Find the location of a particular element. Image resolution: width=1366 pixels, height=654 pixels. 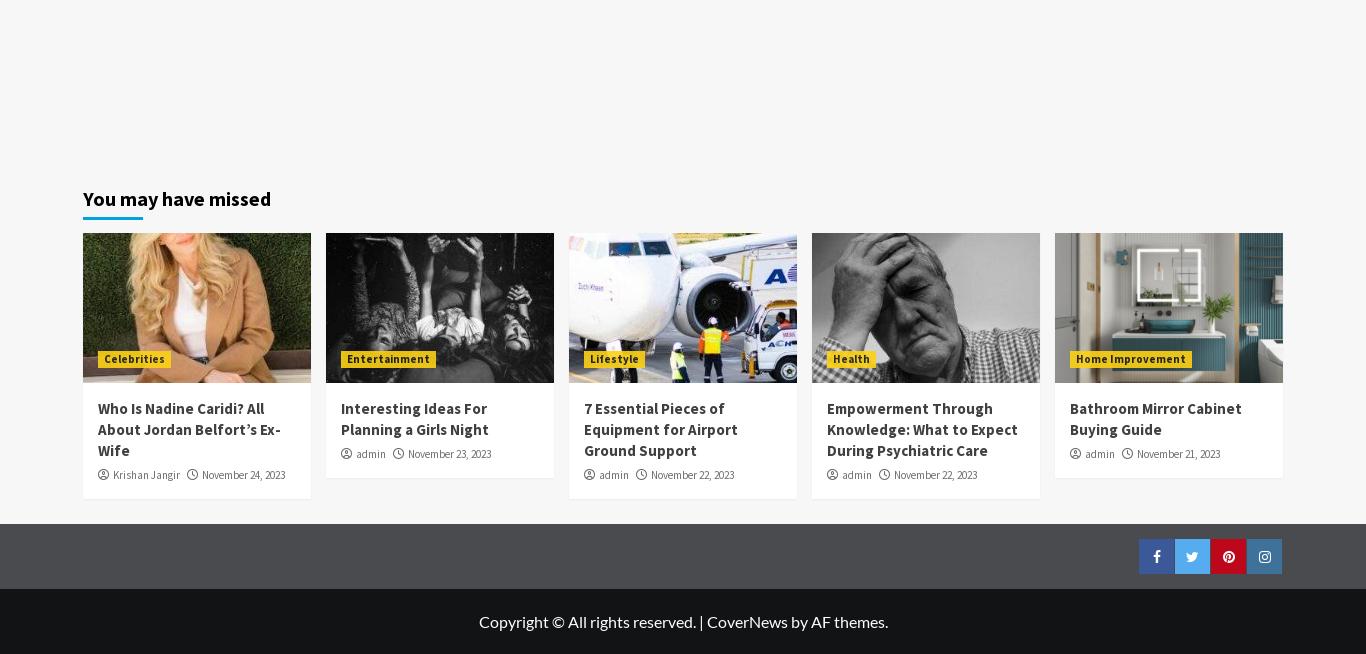

'Empowerment Through Knowledge: What to Expect During Psychiatric Care' is located at coordinates (922, 428).